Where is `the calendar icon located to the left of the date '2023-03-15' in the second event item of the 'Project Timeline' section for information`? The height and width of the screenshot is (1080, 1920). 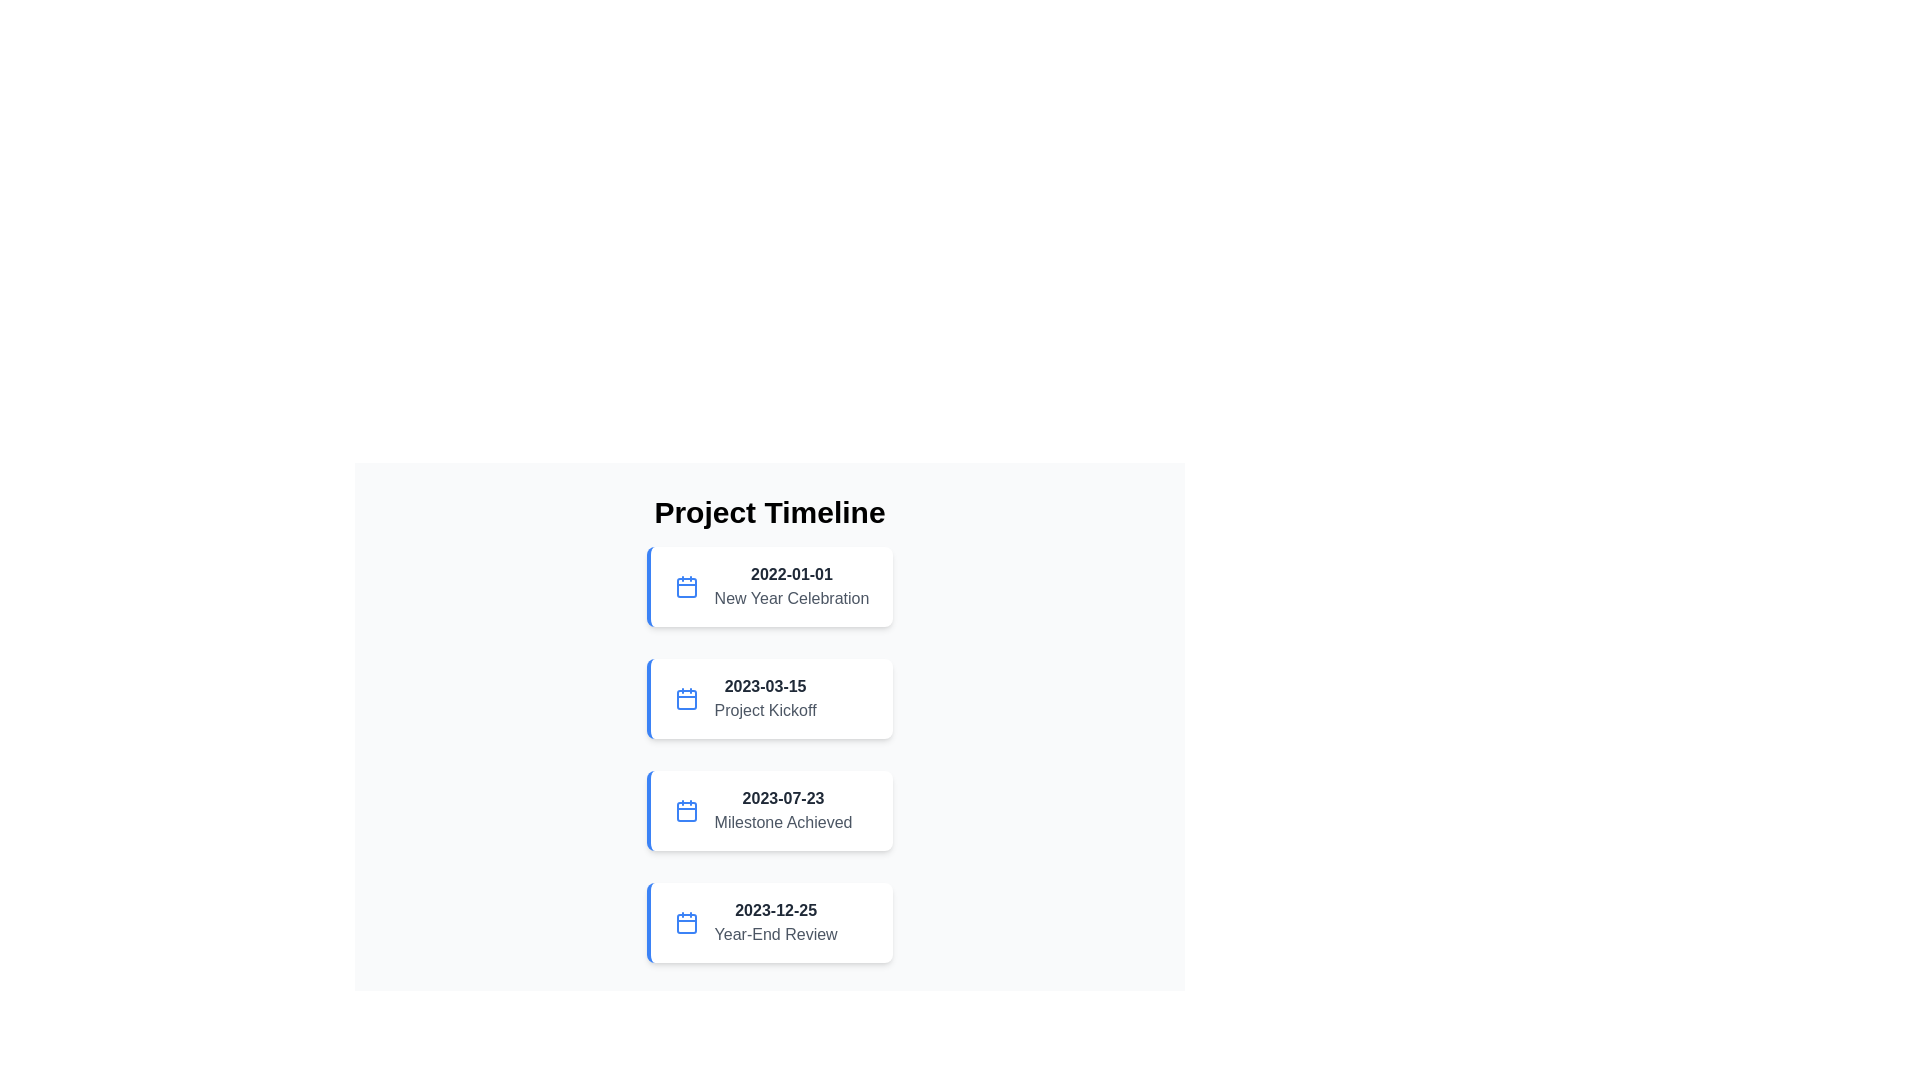 the calendar icon located to the left of the date '2023-03-15' in the second event item of the 'Project Timeline' section for information is located at coordinates (686, 697).